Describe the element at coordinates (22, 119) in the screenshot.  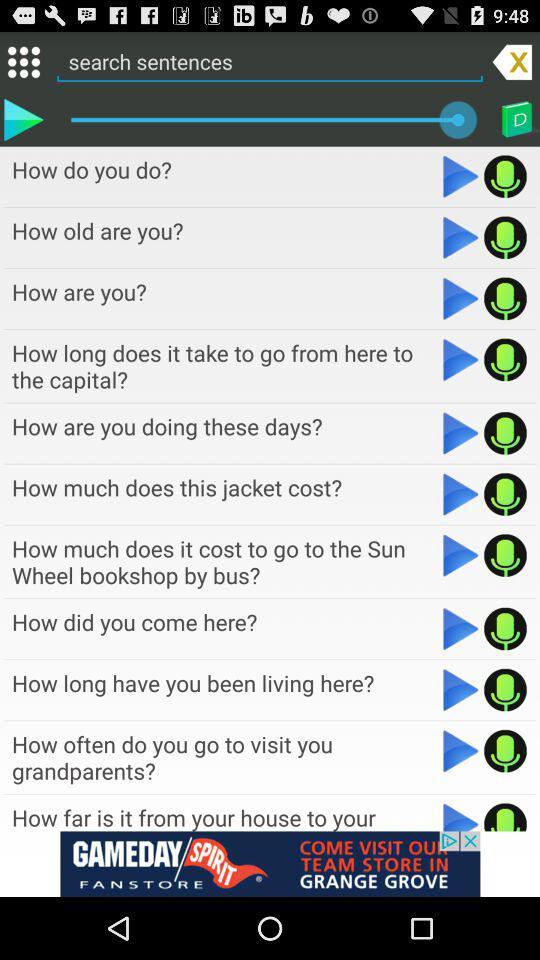
I see `currently selected sentence` at that location.